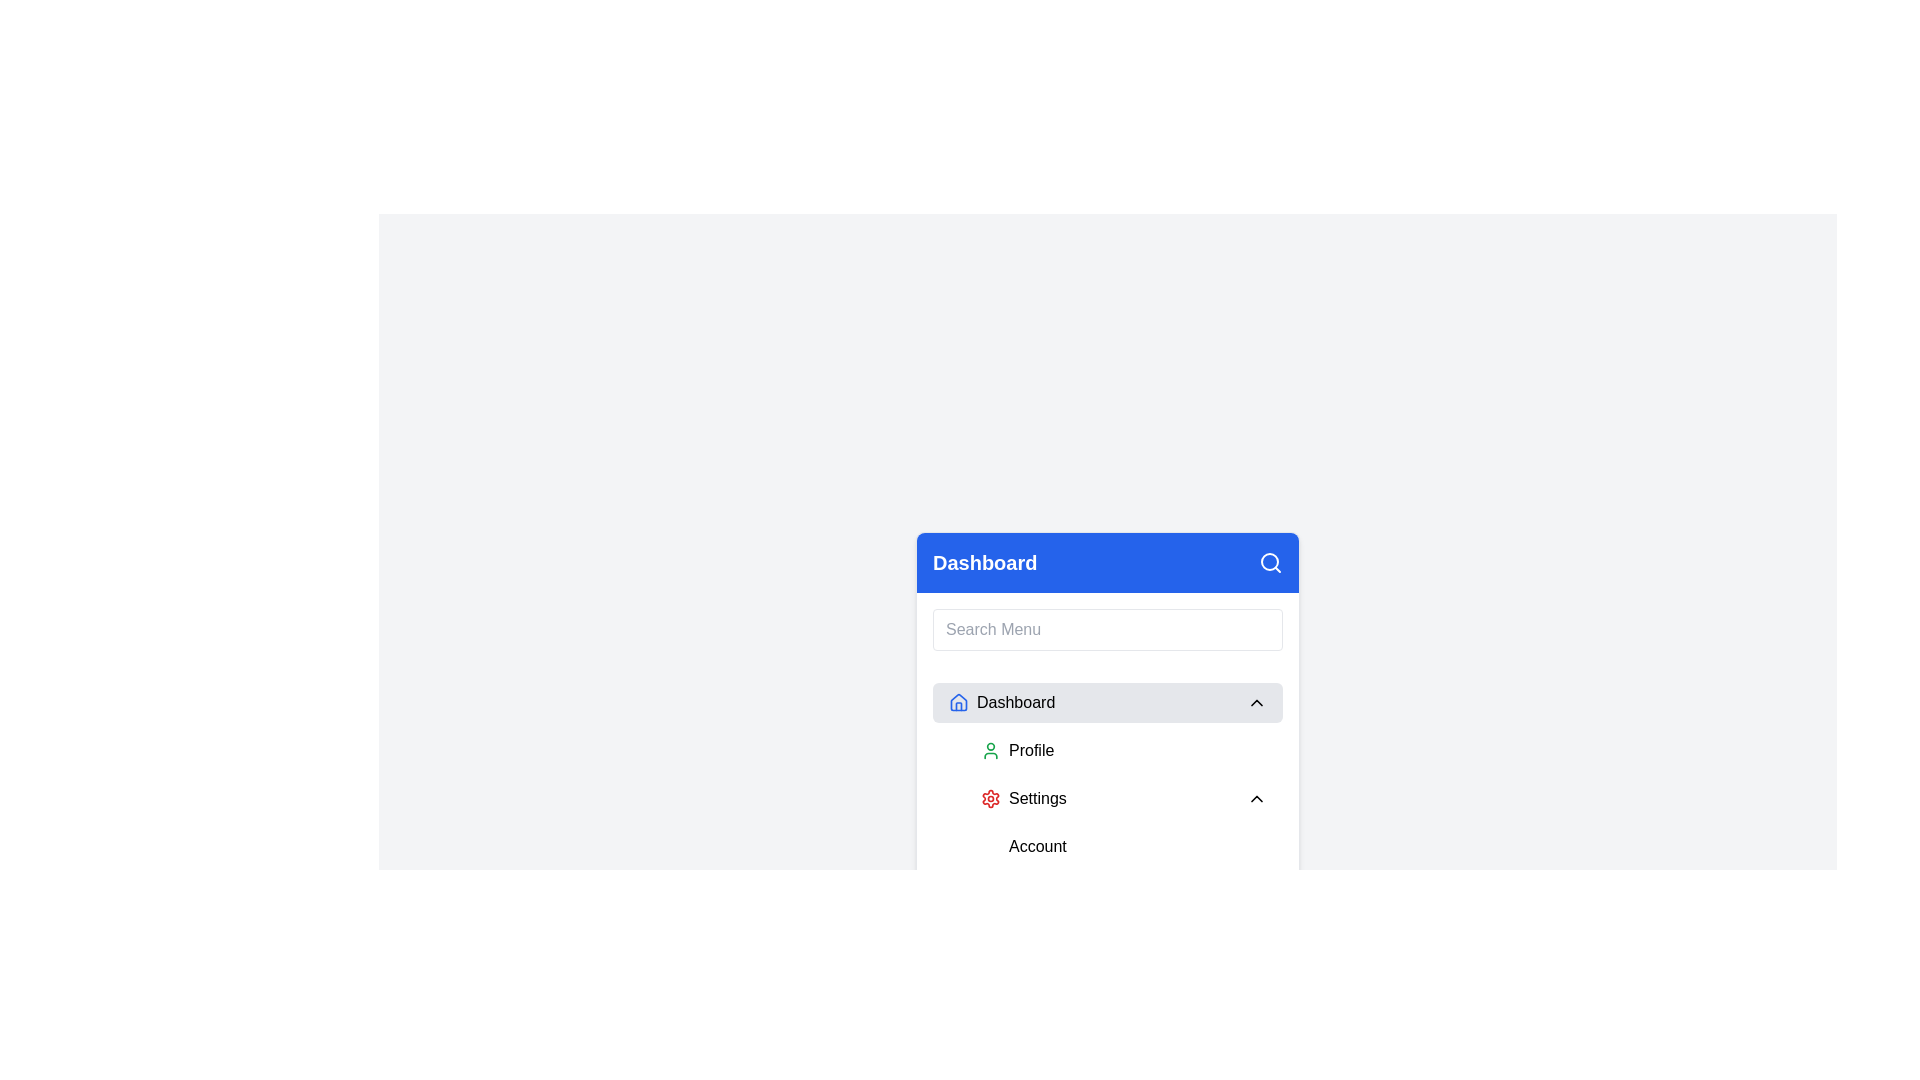 The width and height of the screenshot is (1920, 1080). What do you see at coordinates (1256, 797) in the screenshot?
I see `the downward-facing chevron icon located to the right of the 'Settings' label to visualize any interactive feedback` at bounding box center [1256, 797].